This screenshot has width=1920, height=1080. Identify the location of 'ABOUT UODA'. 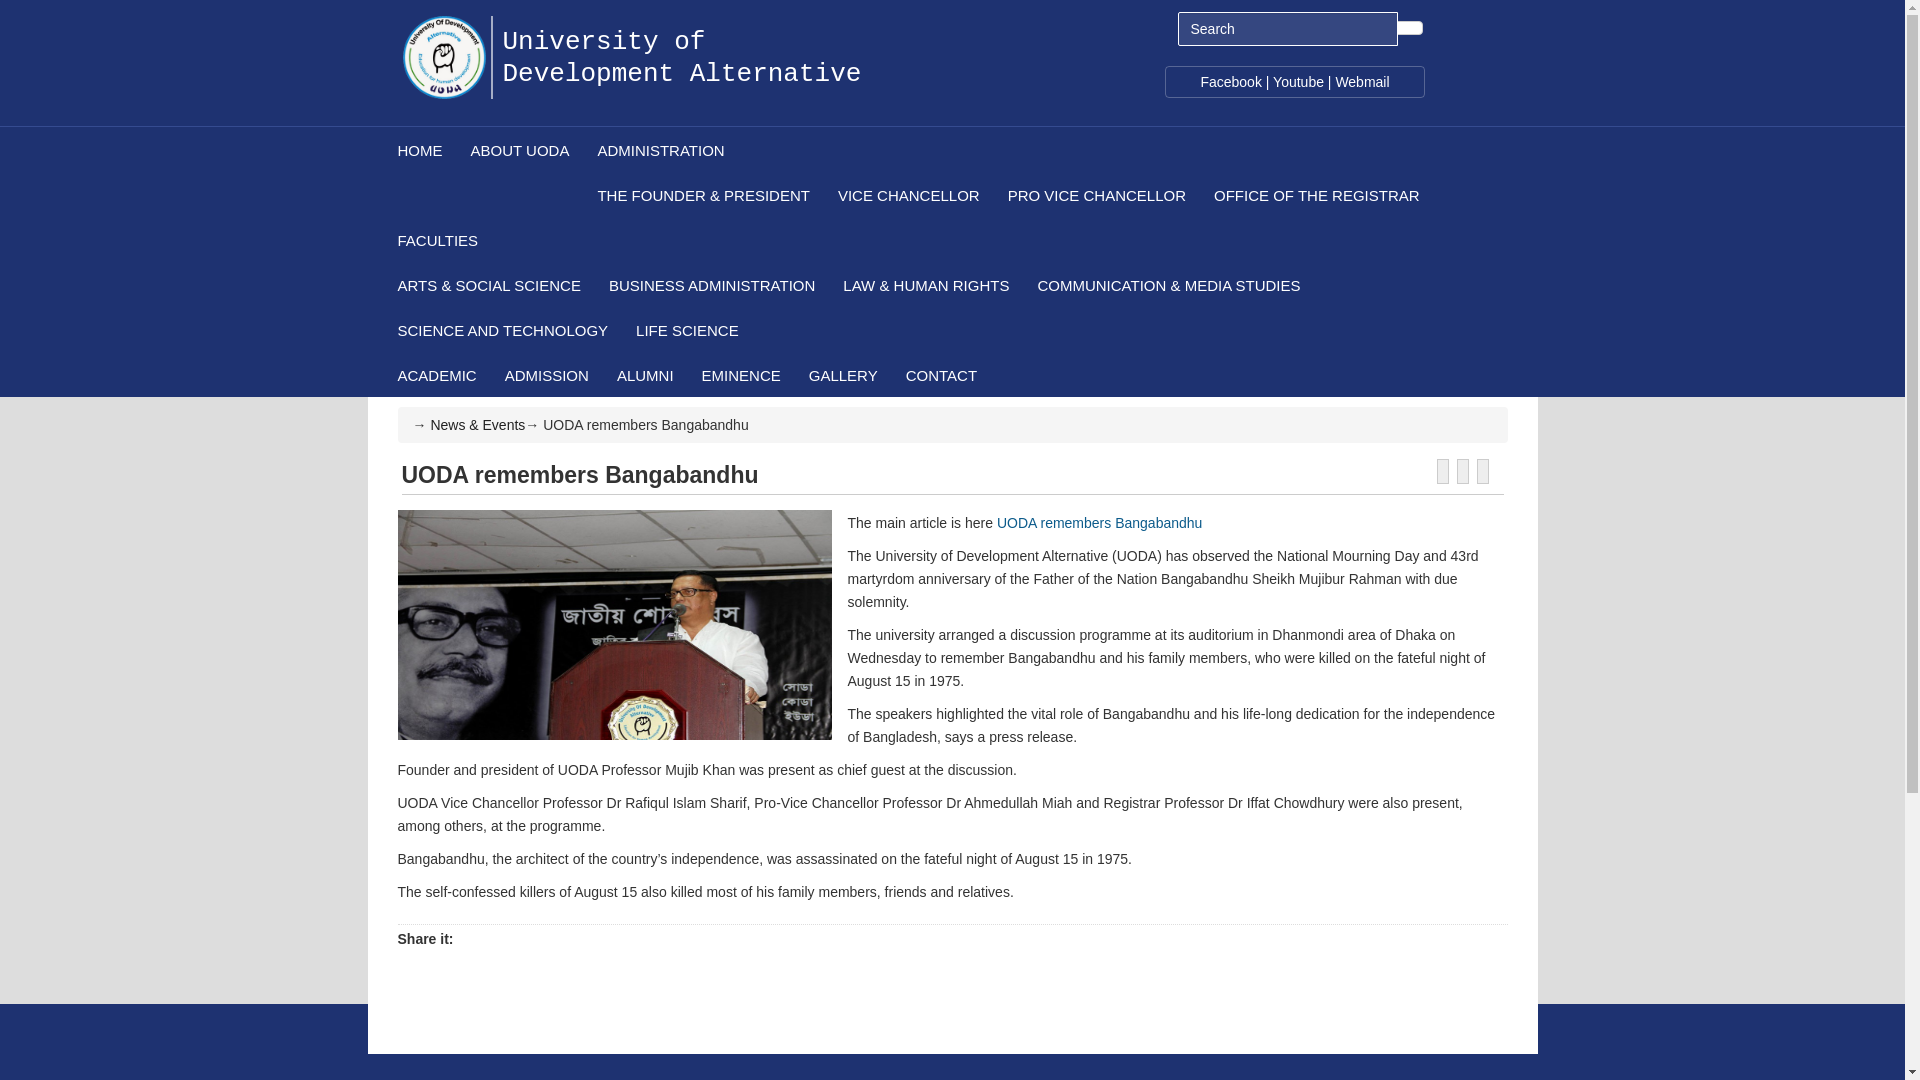
(519, 148).